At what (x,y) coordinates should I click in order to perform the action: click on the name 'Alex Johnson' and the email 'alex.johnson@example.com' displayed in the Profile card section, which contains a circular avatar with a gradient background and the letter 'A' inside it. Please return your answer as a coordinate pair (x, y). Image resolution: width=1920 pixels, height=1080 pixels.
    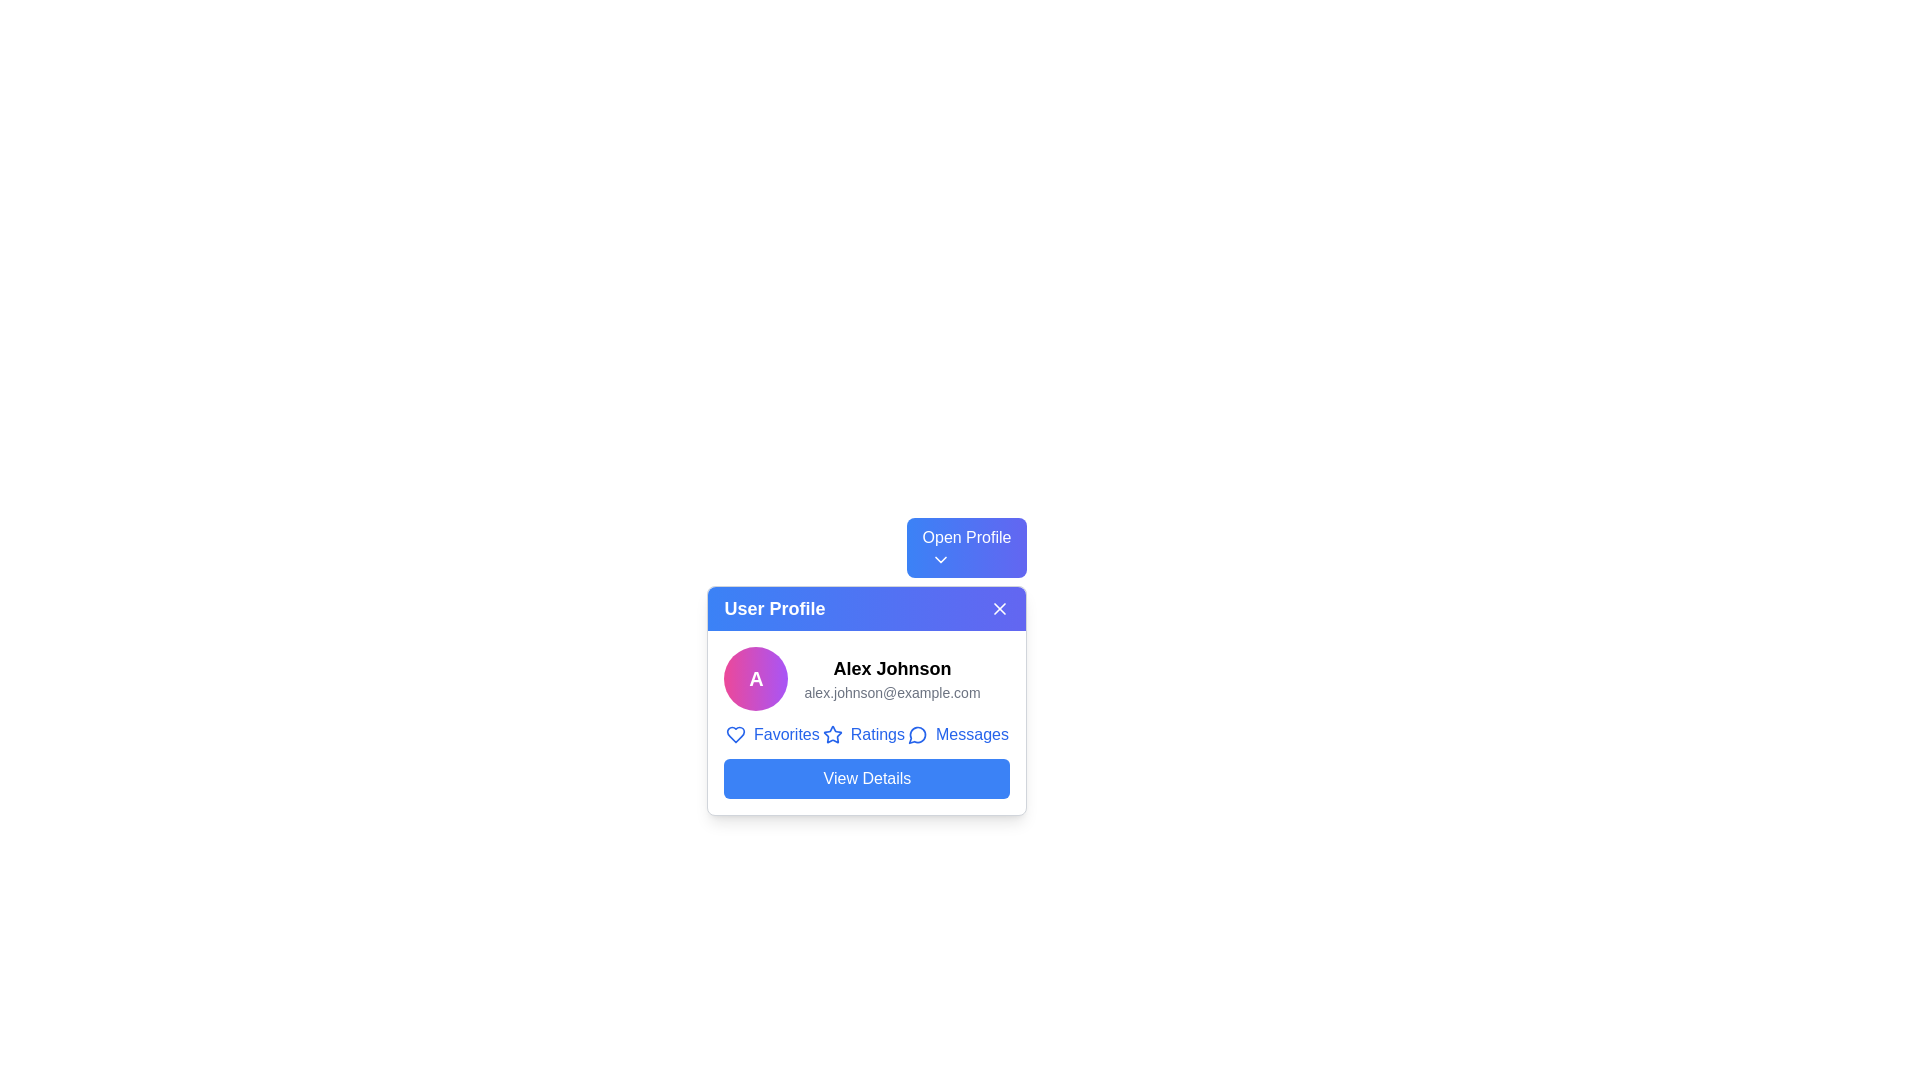
    Looking at the image, I should click on (867, 677).